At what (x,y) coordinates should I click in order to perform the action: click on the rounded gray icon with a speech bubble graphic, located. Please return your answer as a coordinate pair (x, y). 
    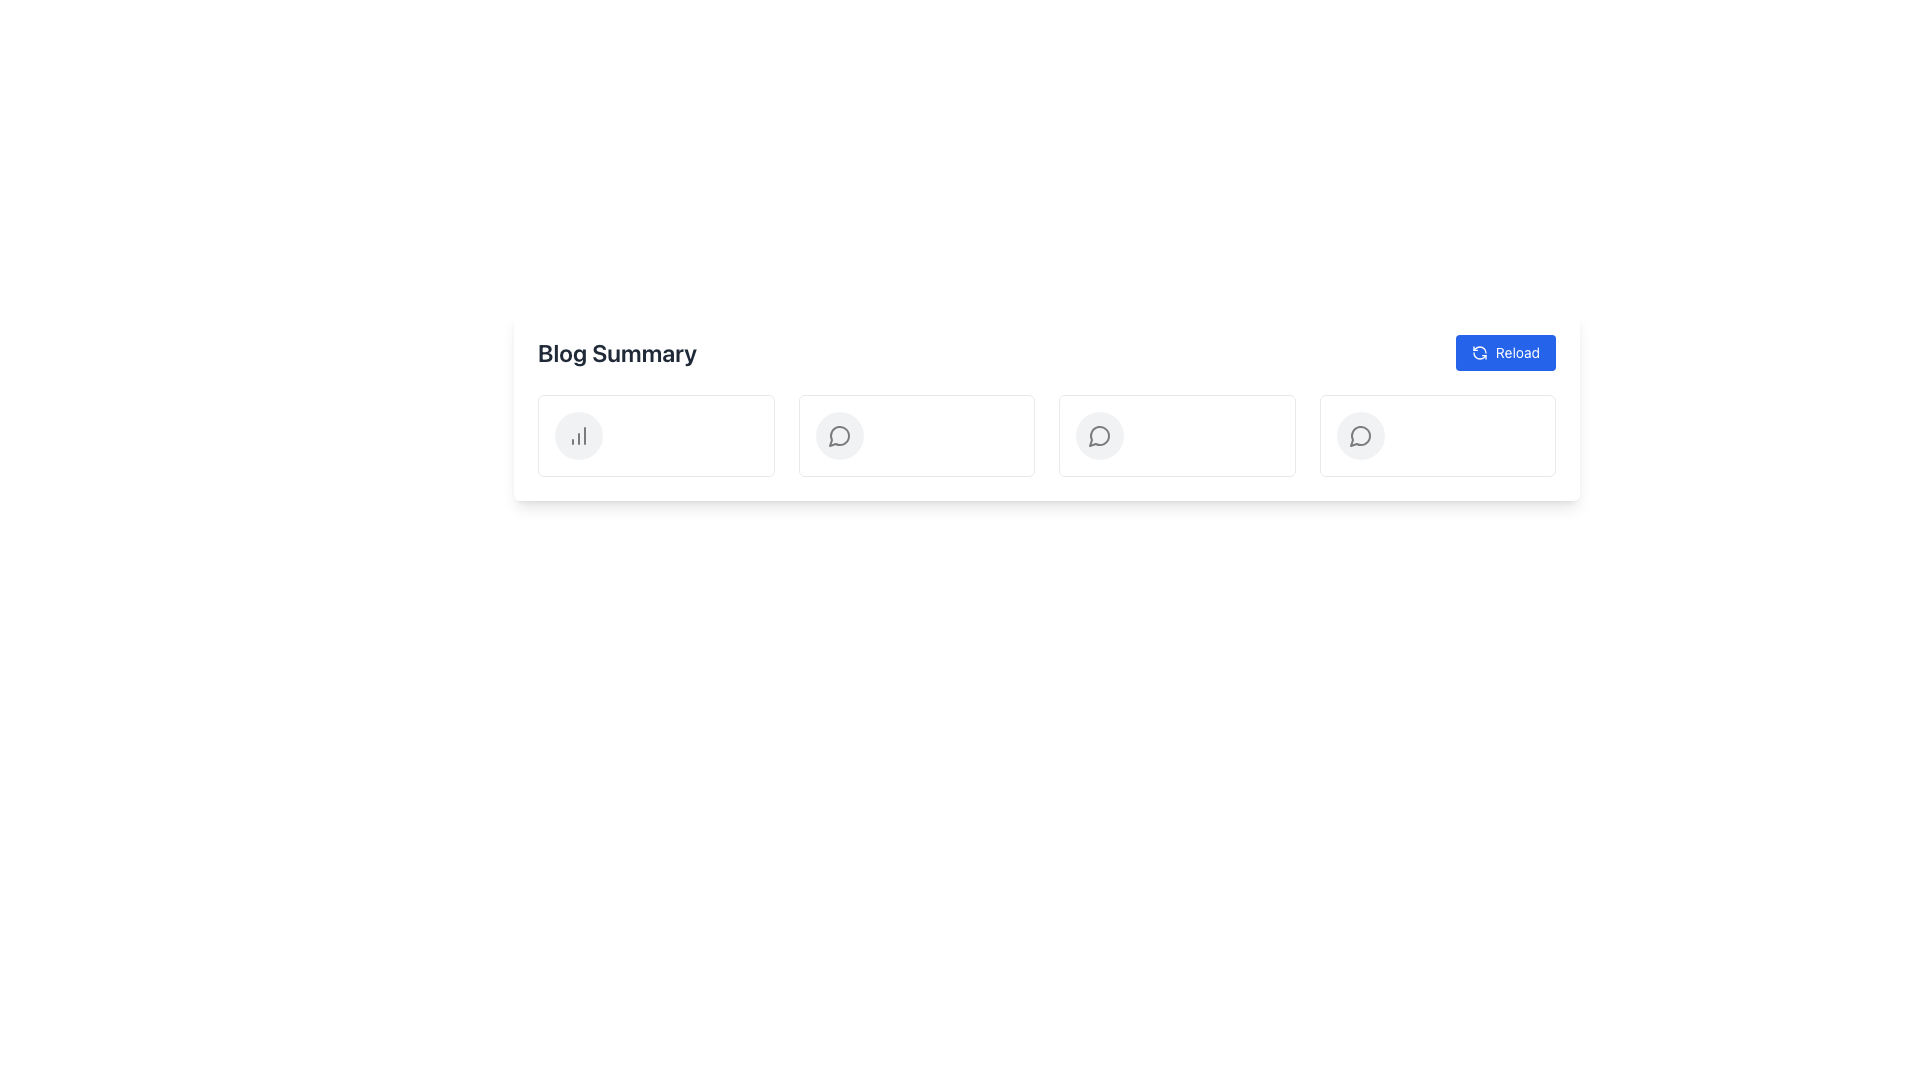
    Looking at the image, I should click on (1360, 434).